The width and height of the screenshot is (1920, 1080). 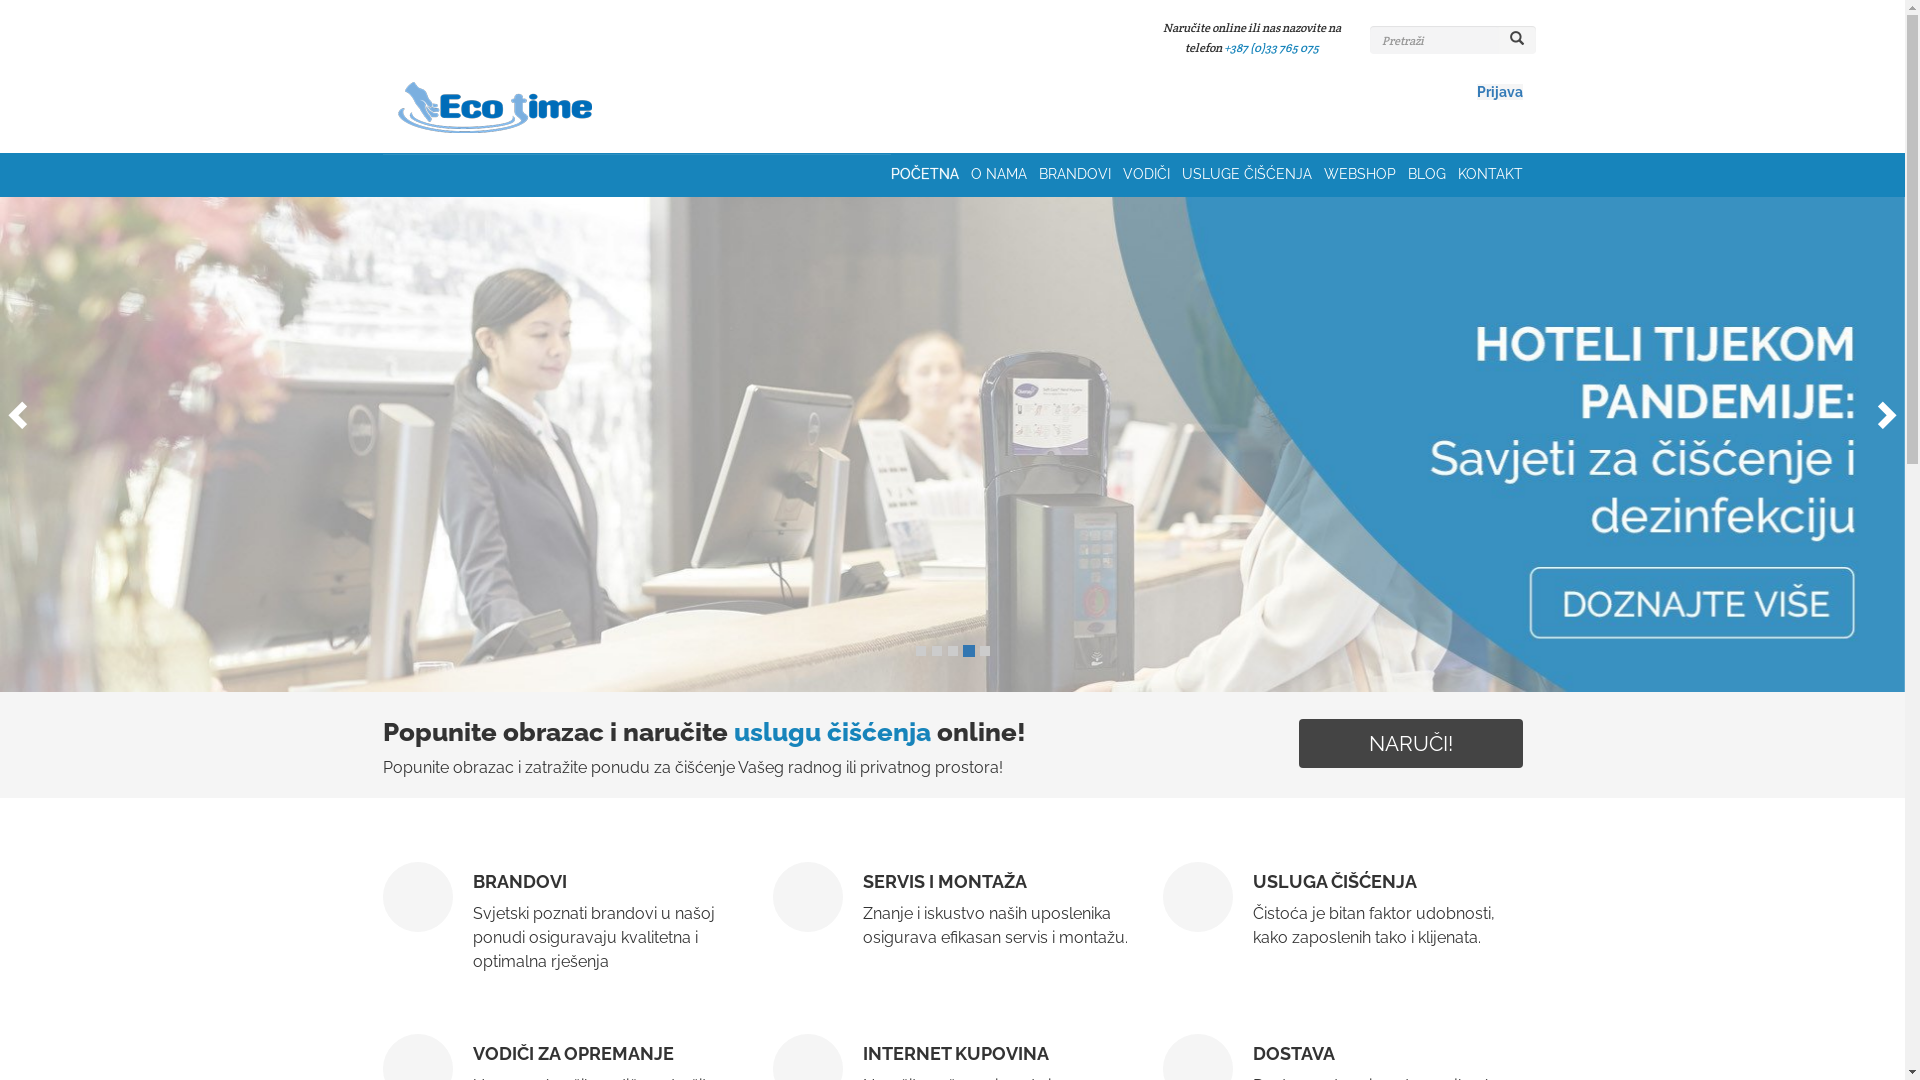 What do you see at coordinates (1889, 407) in the screenshot?
I see `'Next'` at bounding box center [1889, 407].